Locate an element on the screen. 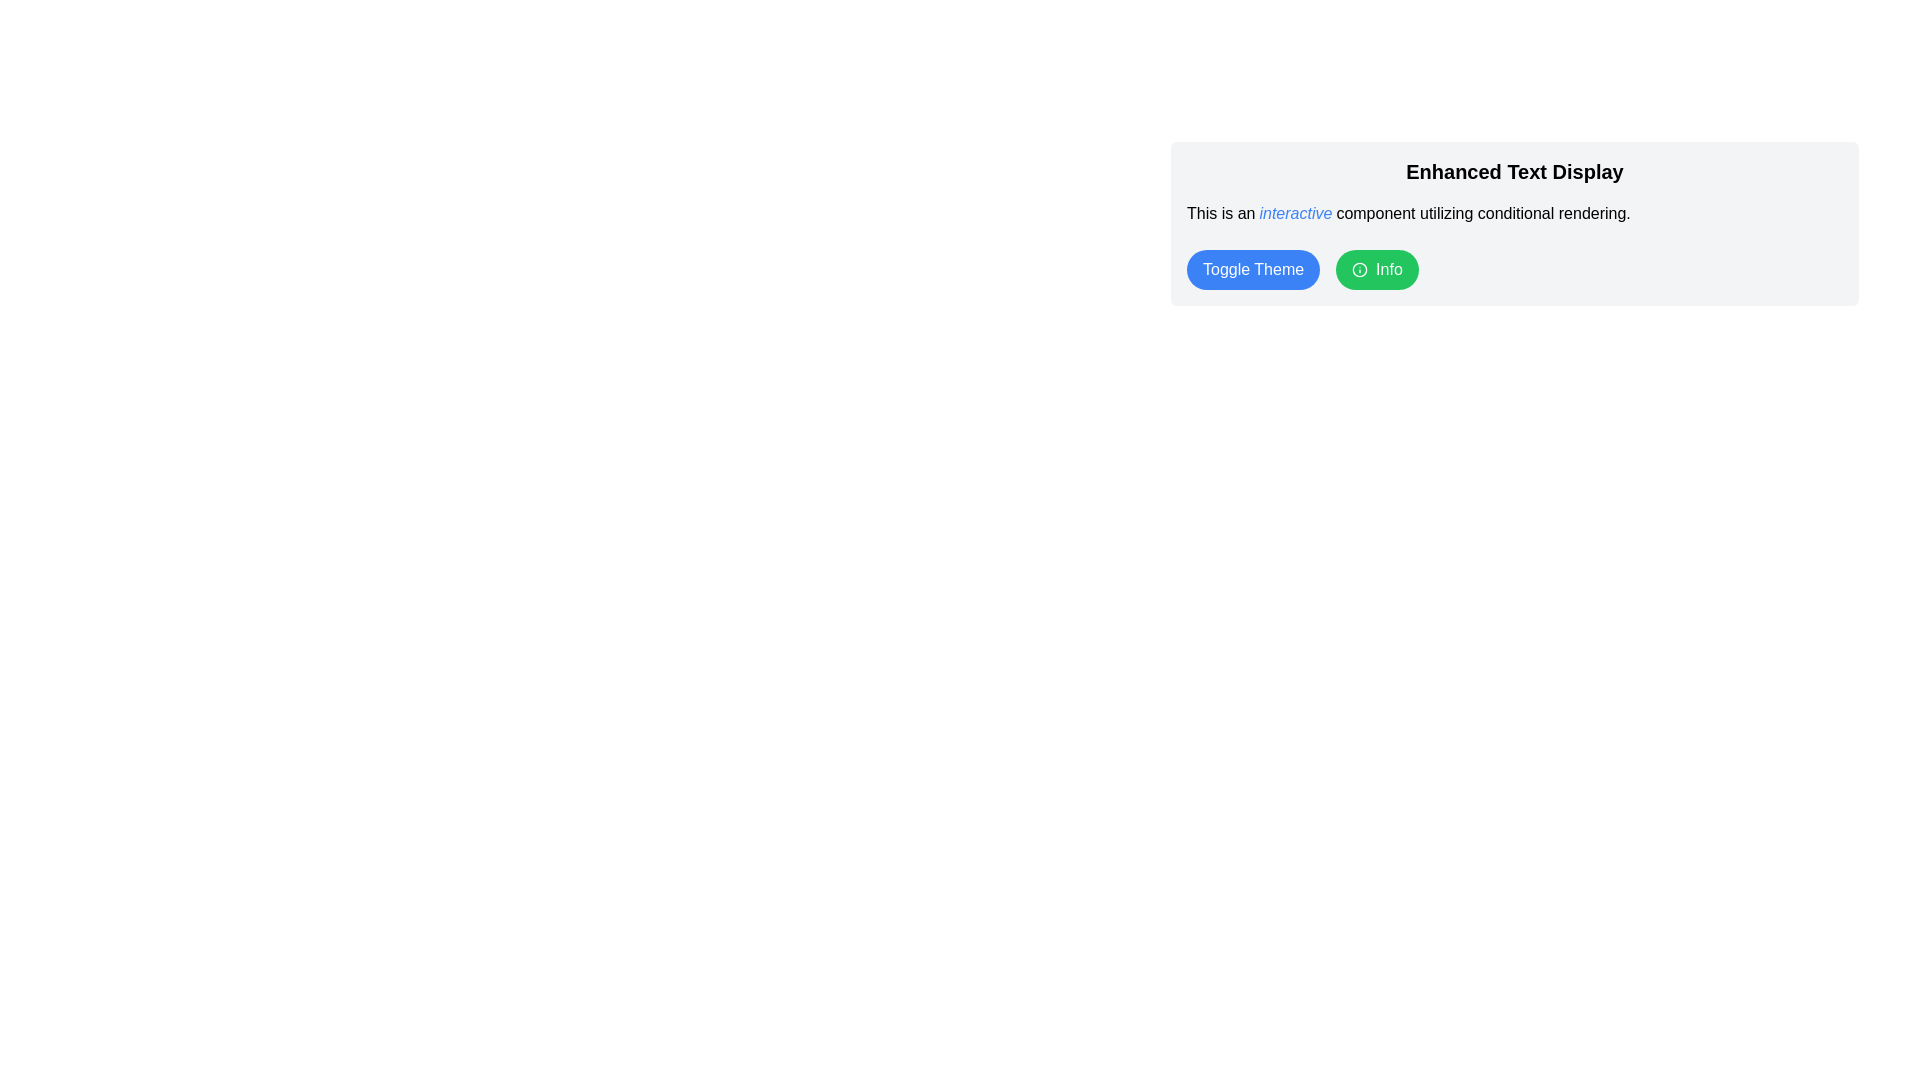 Image resolution: width=1920 pixels, height=1080 pixels. the 'Toggle Theme' button, which is a blue button with rounded edges located at the top-right section of the interface is located at coordinates (1252, 270).